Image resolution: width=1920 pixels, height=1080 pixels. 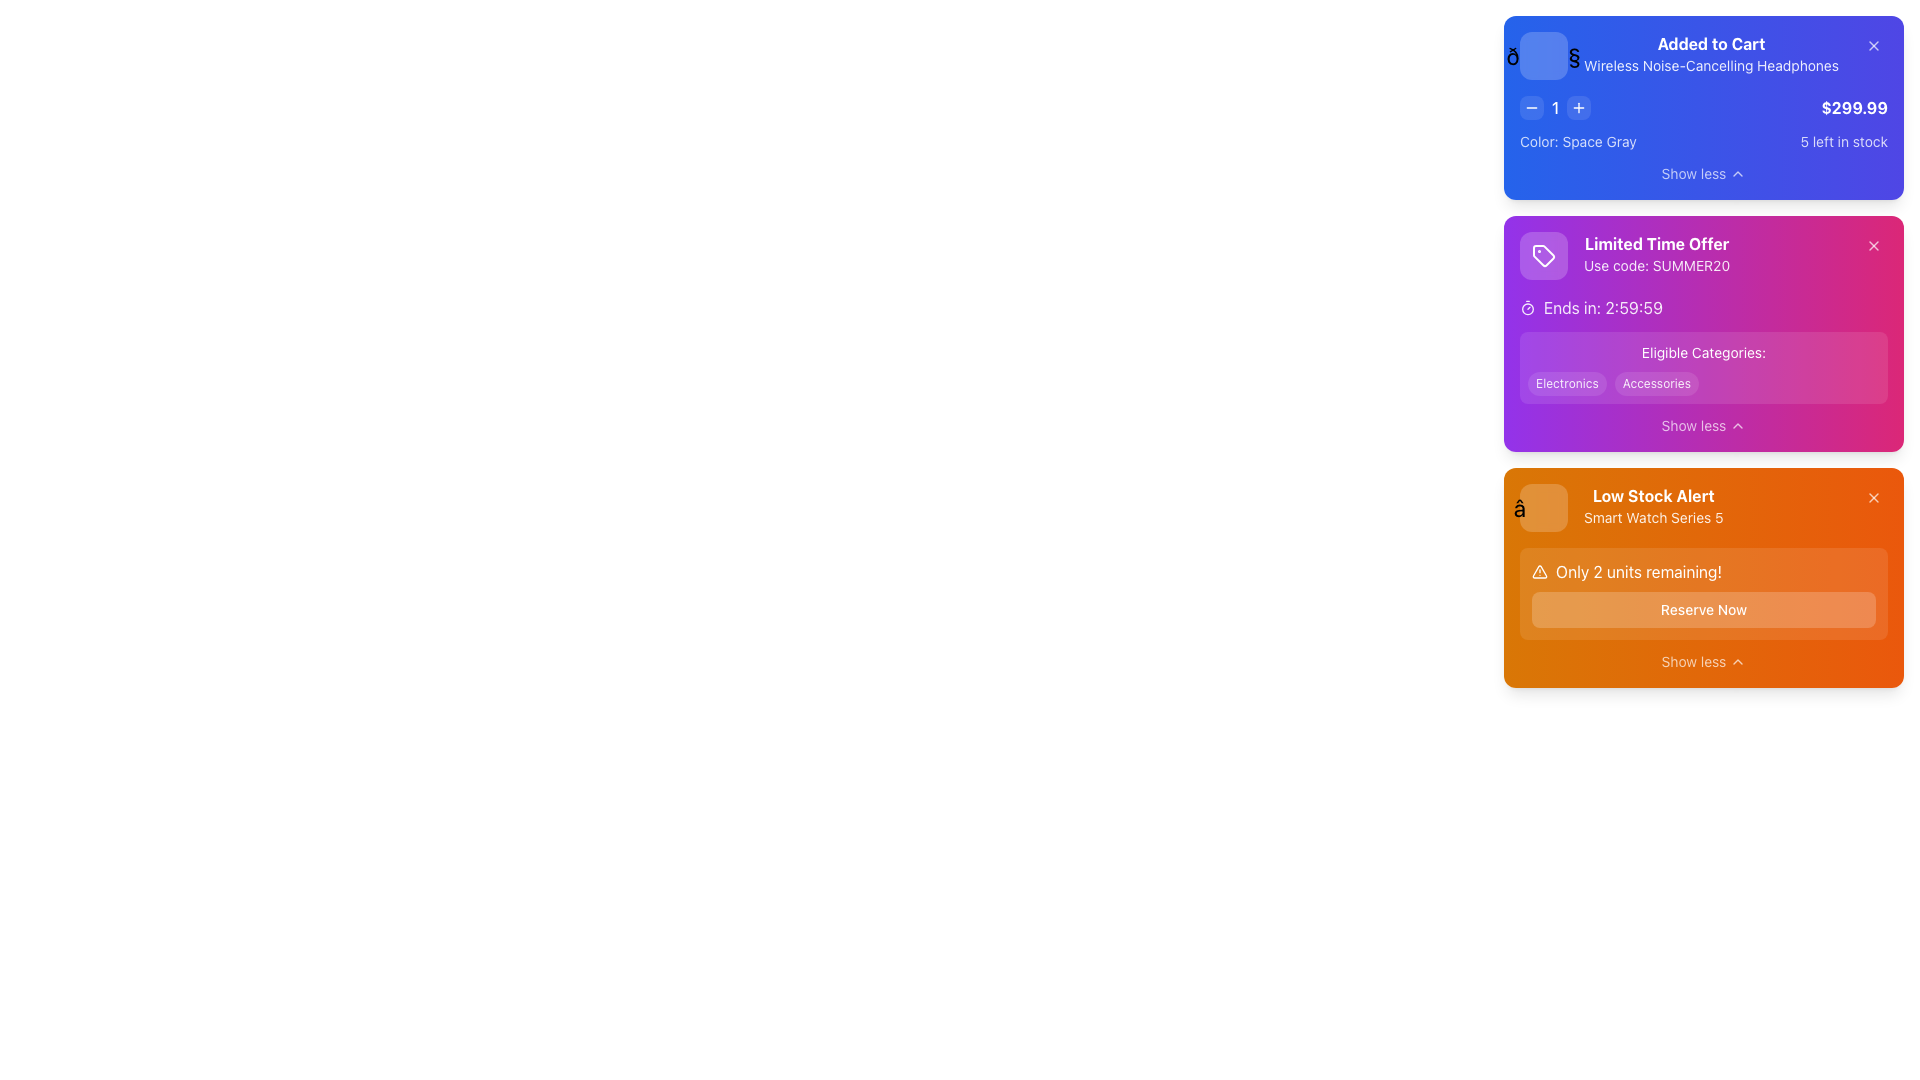 What do you see at coordinates (1710, 64) in the screenshot?
I see `text label displaying 'Wireless Noise-Cancelling Headphones' located below the 'Added to Cart' label in the blue section of the interface` at bounding box center [1710, 64].